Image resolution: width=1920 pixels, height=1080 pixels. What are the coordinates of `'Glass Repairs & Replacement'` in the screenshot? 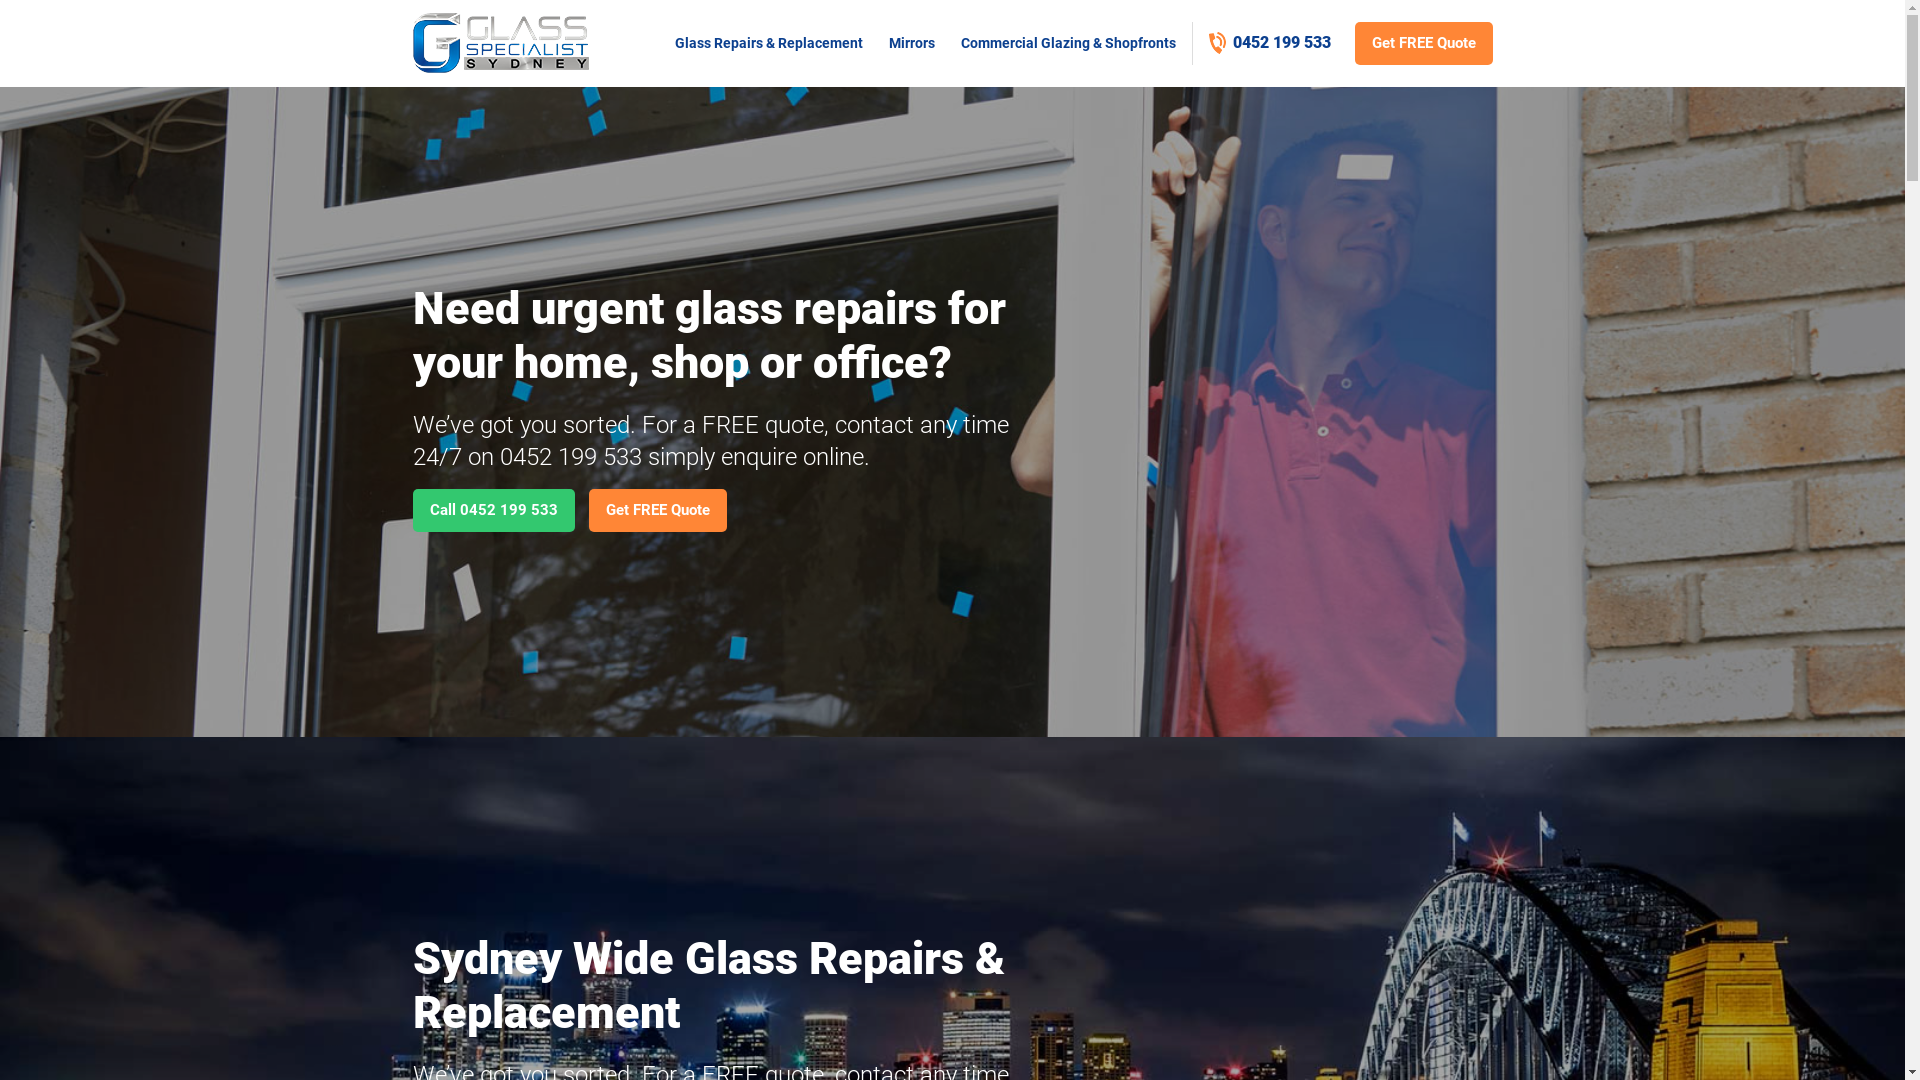 It's located at (767, 43).